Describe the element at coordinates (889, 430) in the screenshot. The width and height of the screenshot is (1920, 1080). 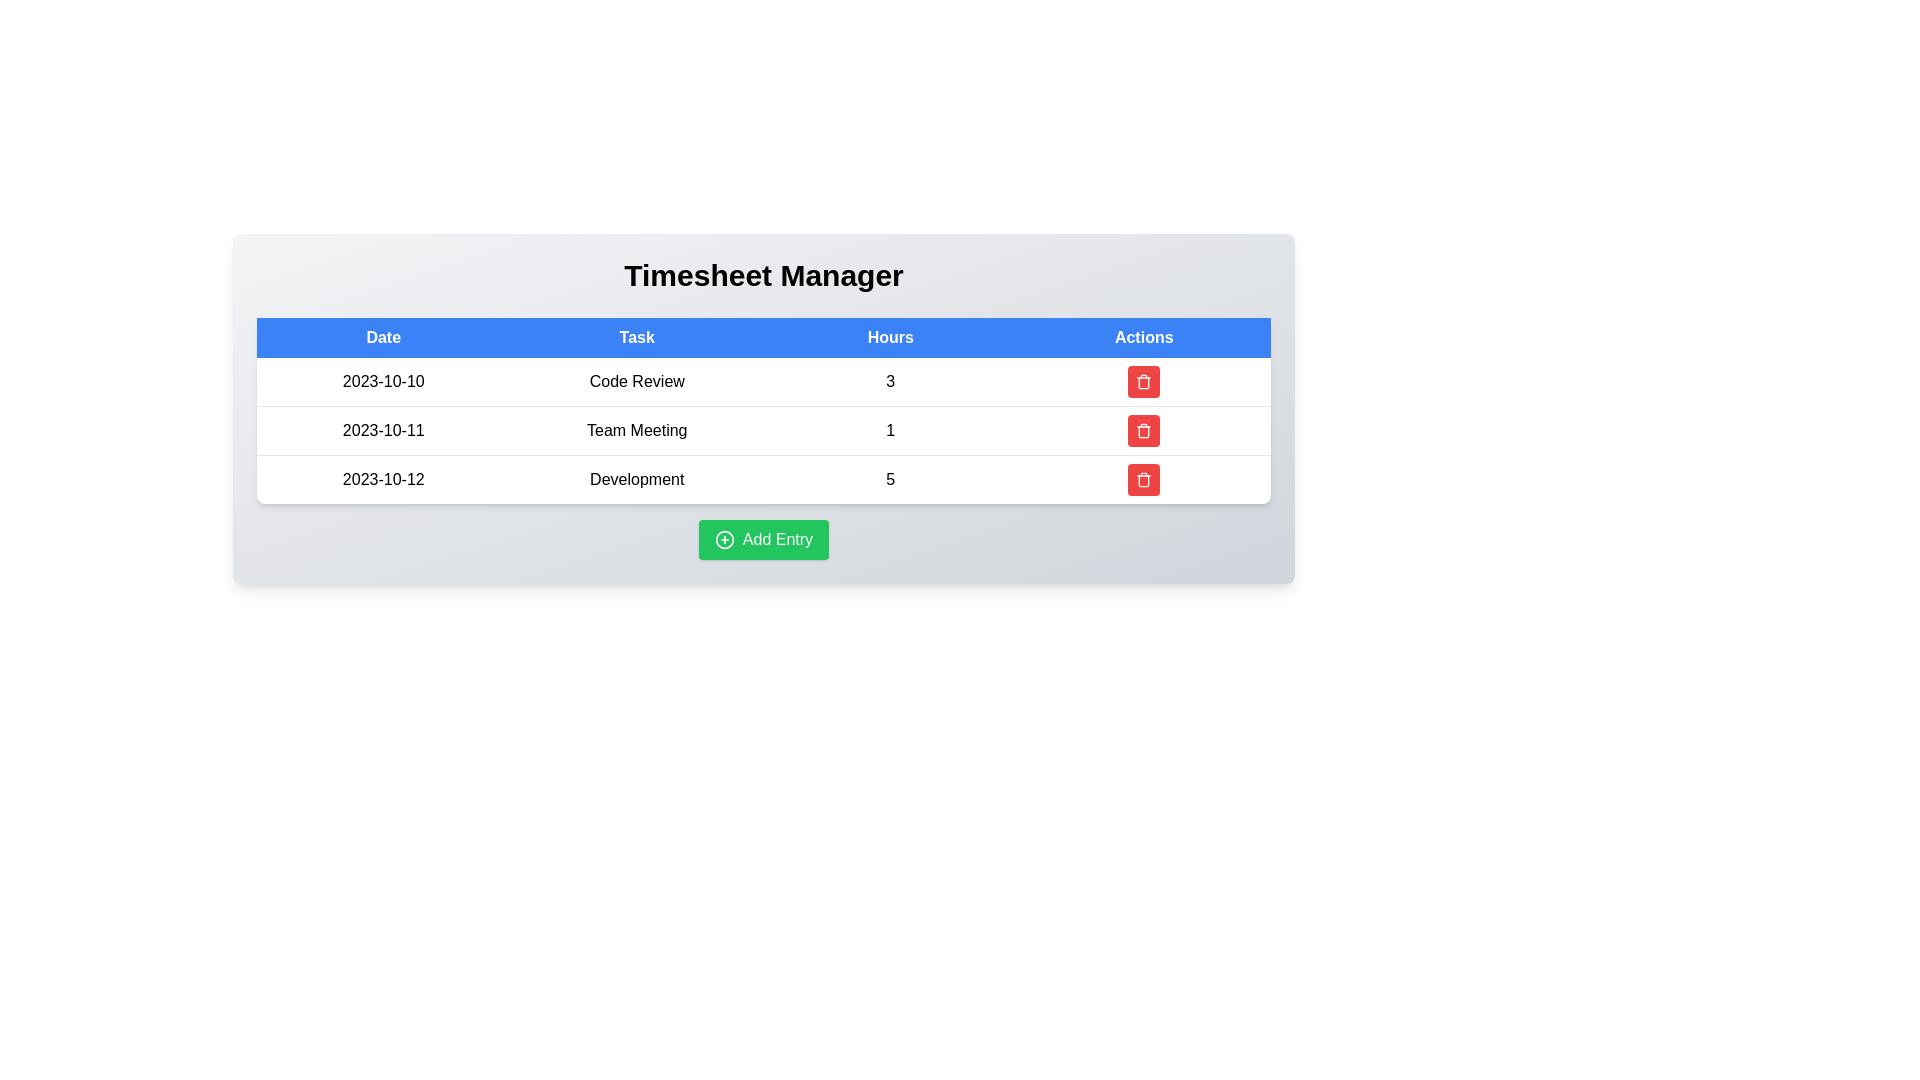
I see `the static text label displaying the number of hours associated with the 'Team Meeting' entry in the timesheet table located in the third column of the second row` at that location.